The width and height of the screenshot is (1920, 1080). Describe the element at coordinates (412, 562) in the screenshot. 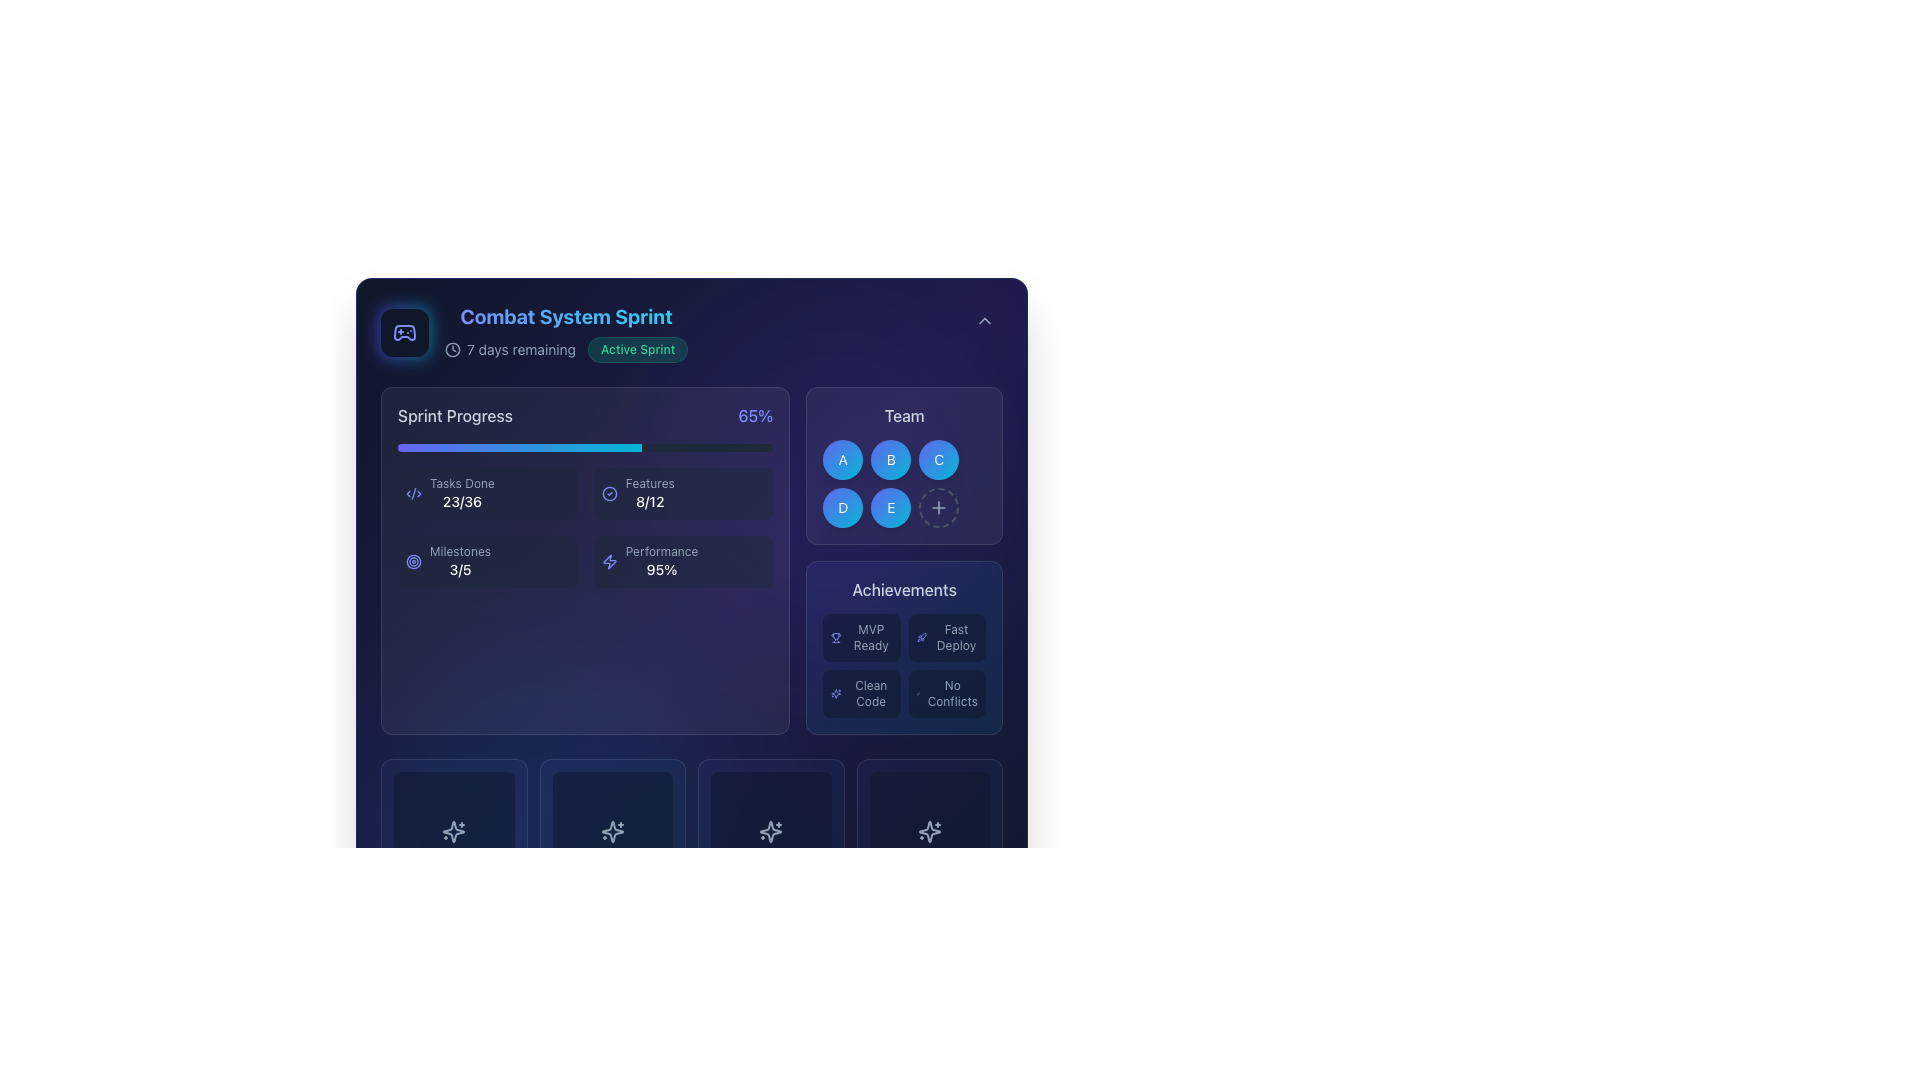

I see `the decorative target icon located to the left of the 'Milestones' text in the 'Sprint Progress' section` at that location.